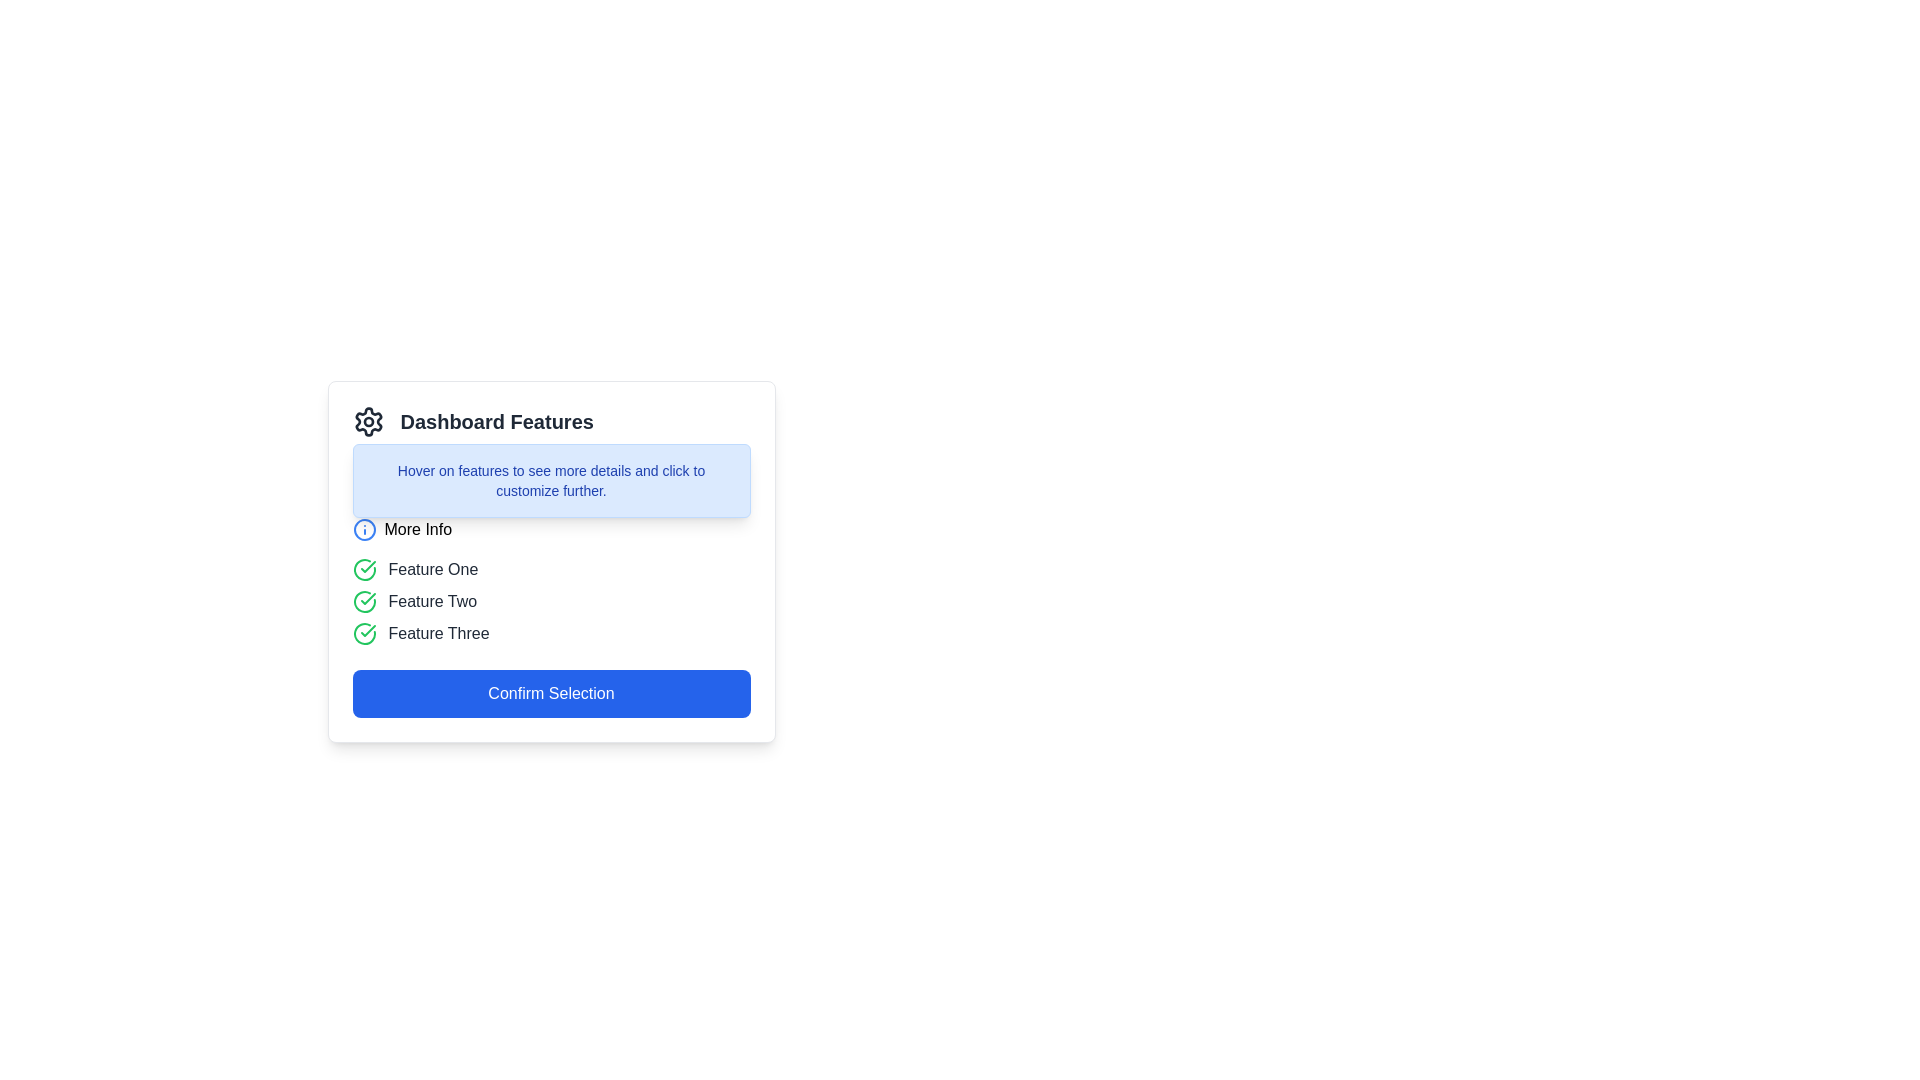 The height and width of the screenshot is (1080, 1920). Describe the element at coordinates (551, 562) in the screenshot. I see `within the feature selection interface located below the title 'Dashboard Features' and above the 'Confirm Selection' button` at that location.